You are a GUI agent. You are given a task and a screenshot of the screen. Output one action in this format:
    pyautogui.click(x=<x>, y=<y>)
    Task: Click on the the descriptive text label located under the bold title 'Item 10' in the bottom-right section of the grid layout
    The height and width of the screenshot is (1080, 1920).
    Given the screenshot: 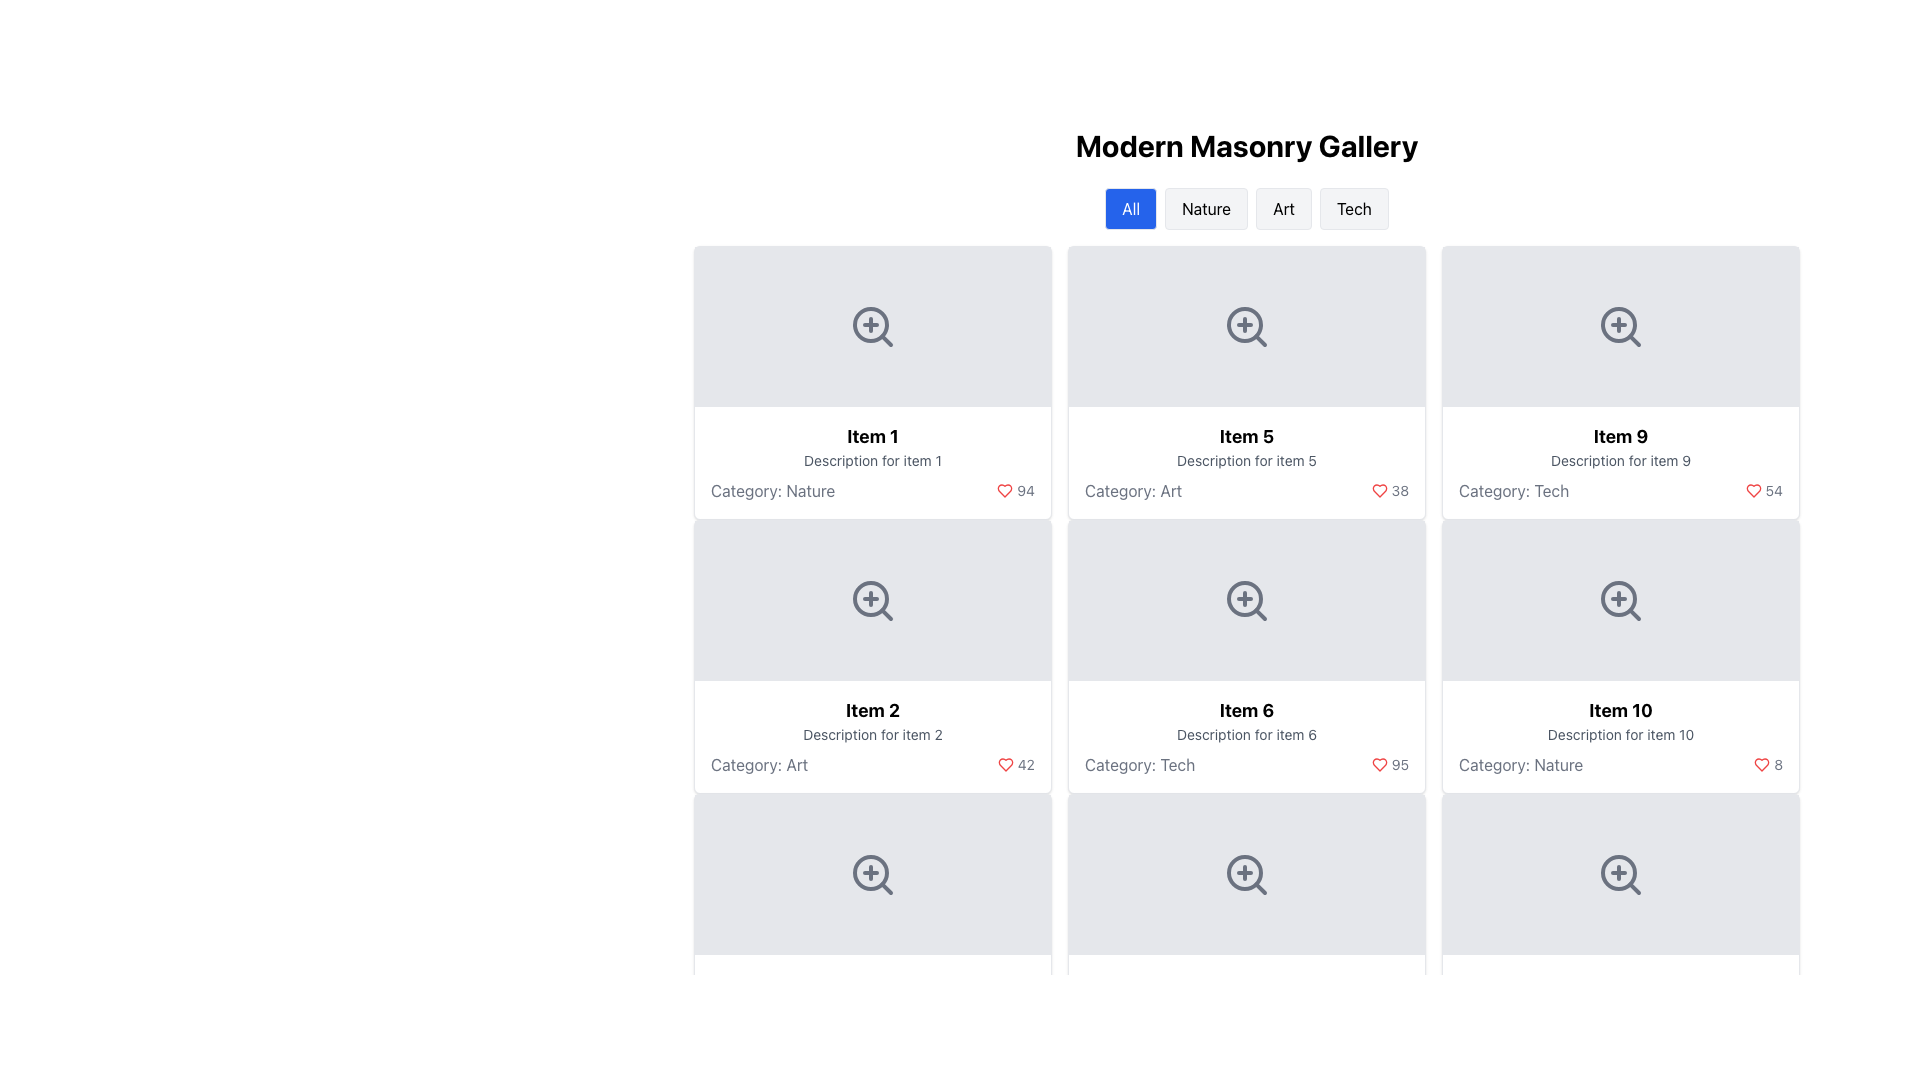 What is the action you would take?
    pyautogui.click(x=1621, y=735)
    